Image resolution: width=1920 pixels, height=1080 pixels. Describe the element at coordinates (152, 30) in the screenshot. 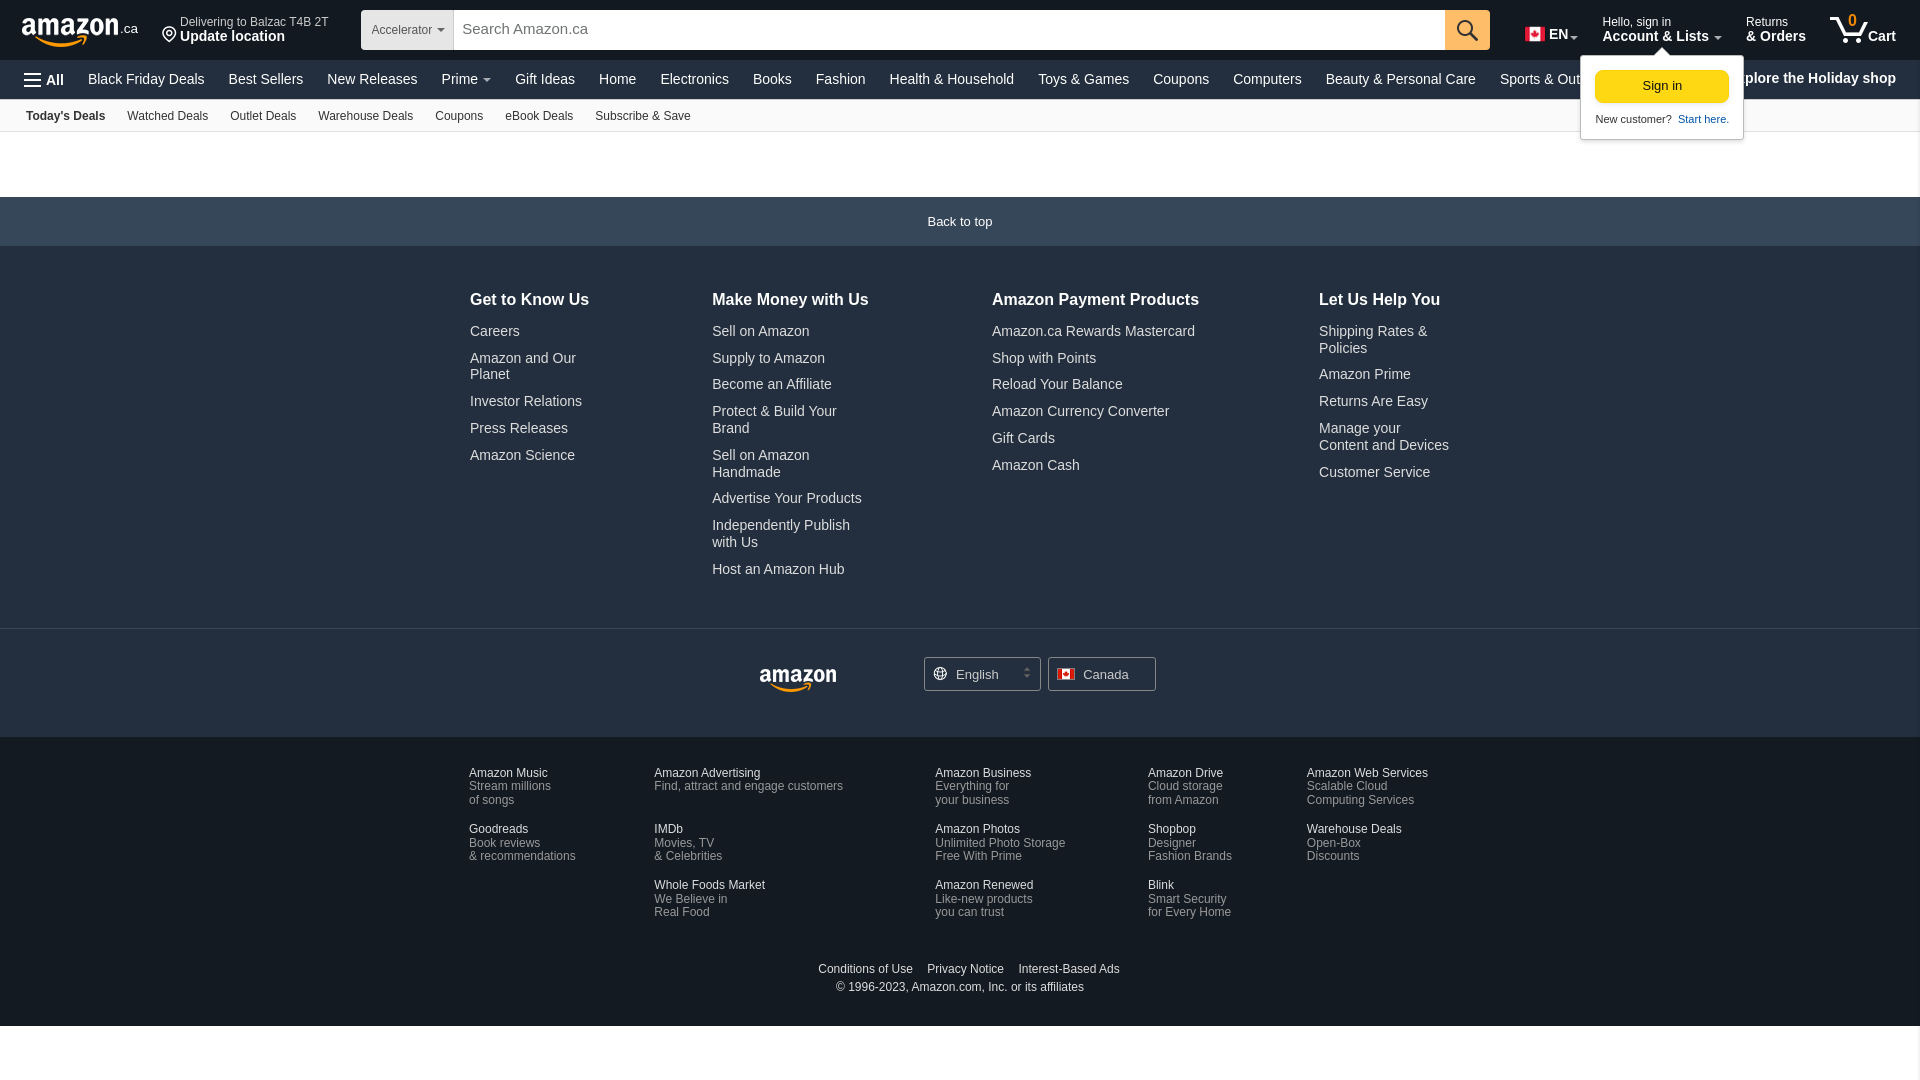

I see `'Delivering to Balzac T4B 2T` at that location.